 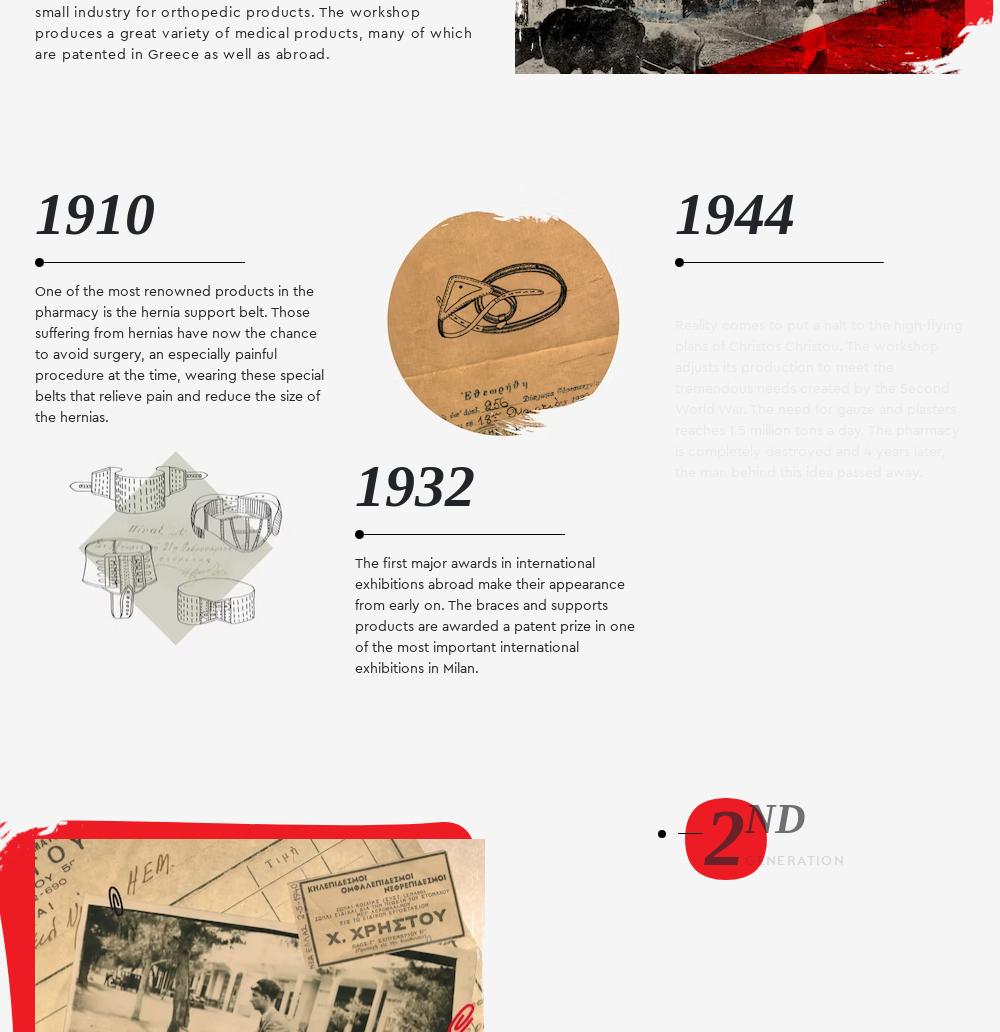 What do you see at coordinates (775, 818) in the screenshot?
I see `'nd'` at bounding box center [775, 818].